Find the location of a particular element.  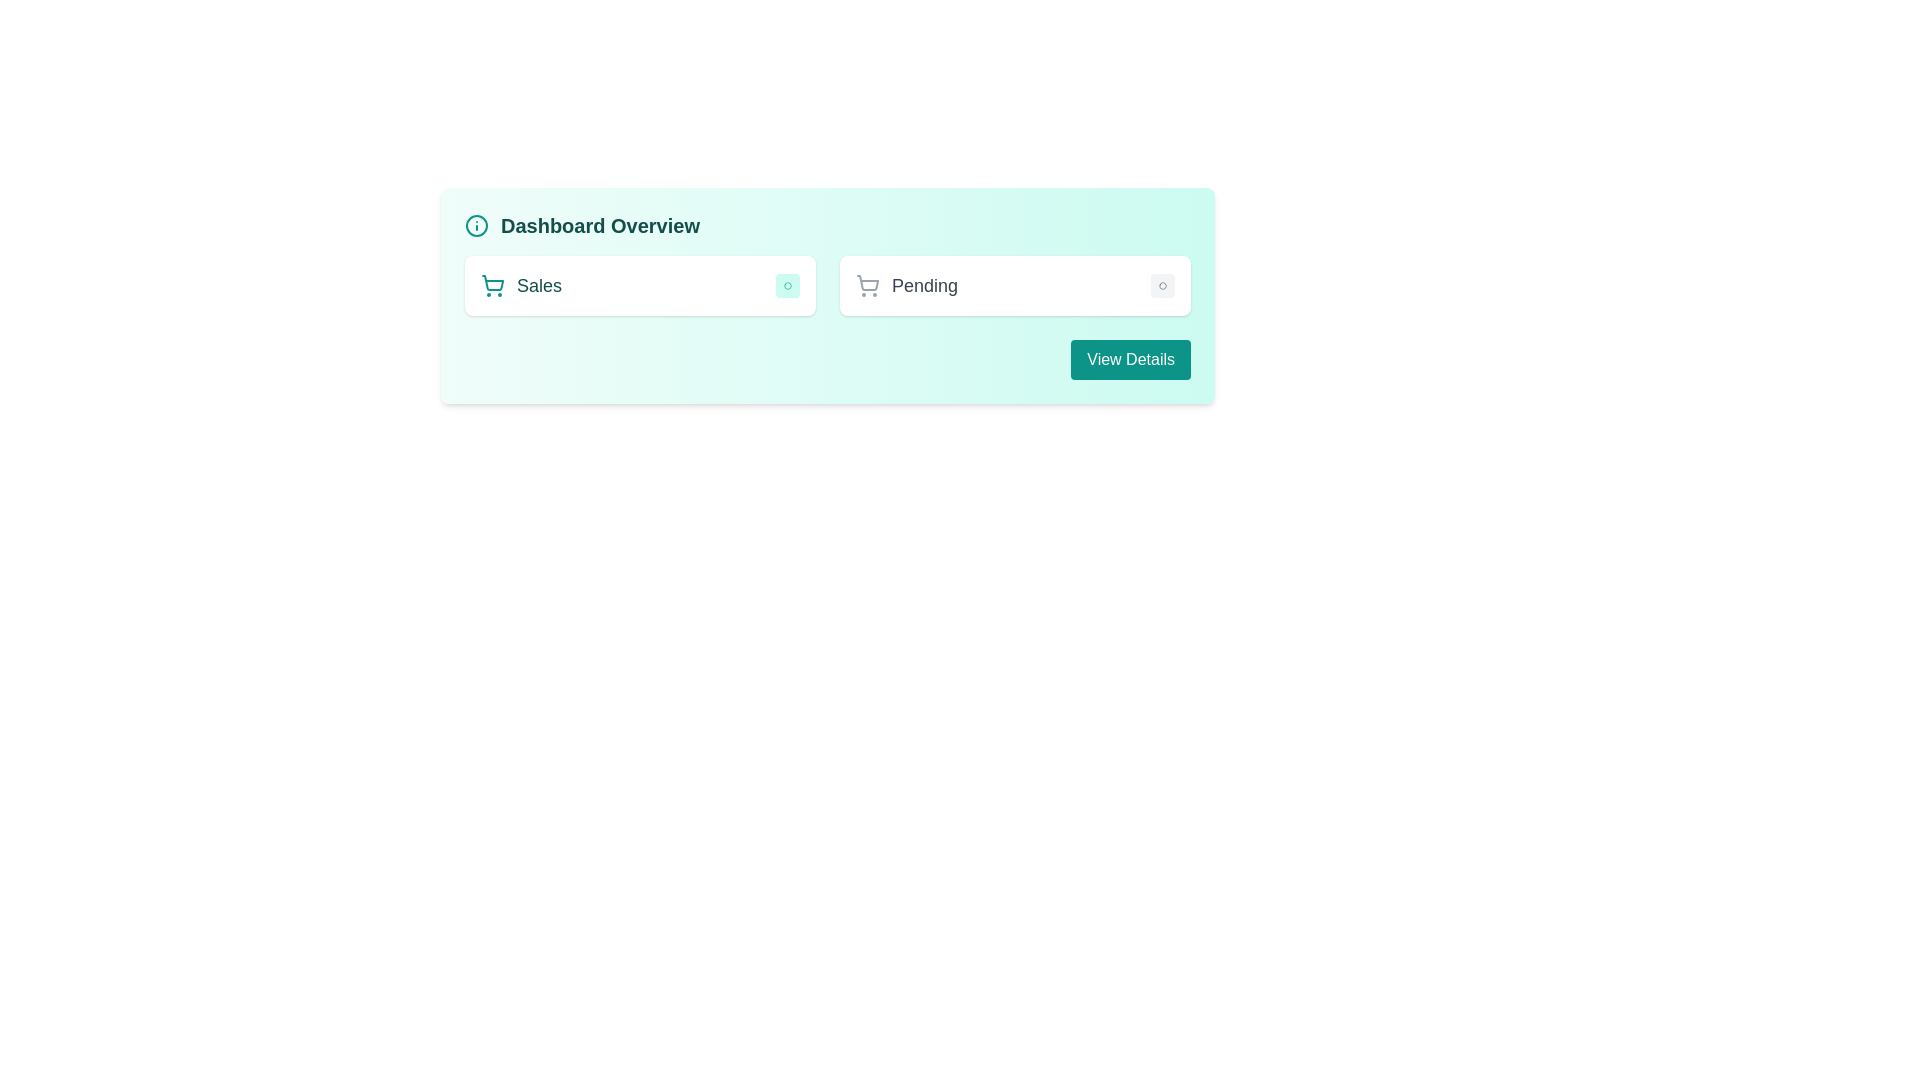

the status label displaying 'Pending' located to the right of the shopping cart icon within the dashboard overview card is located at coordinates (924, 285).